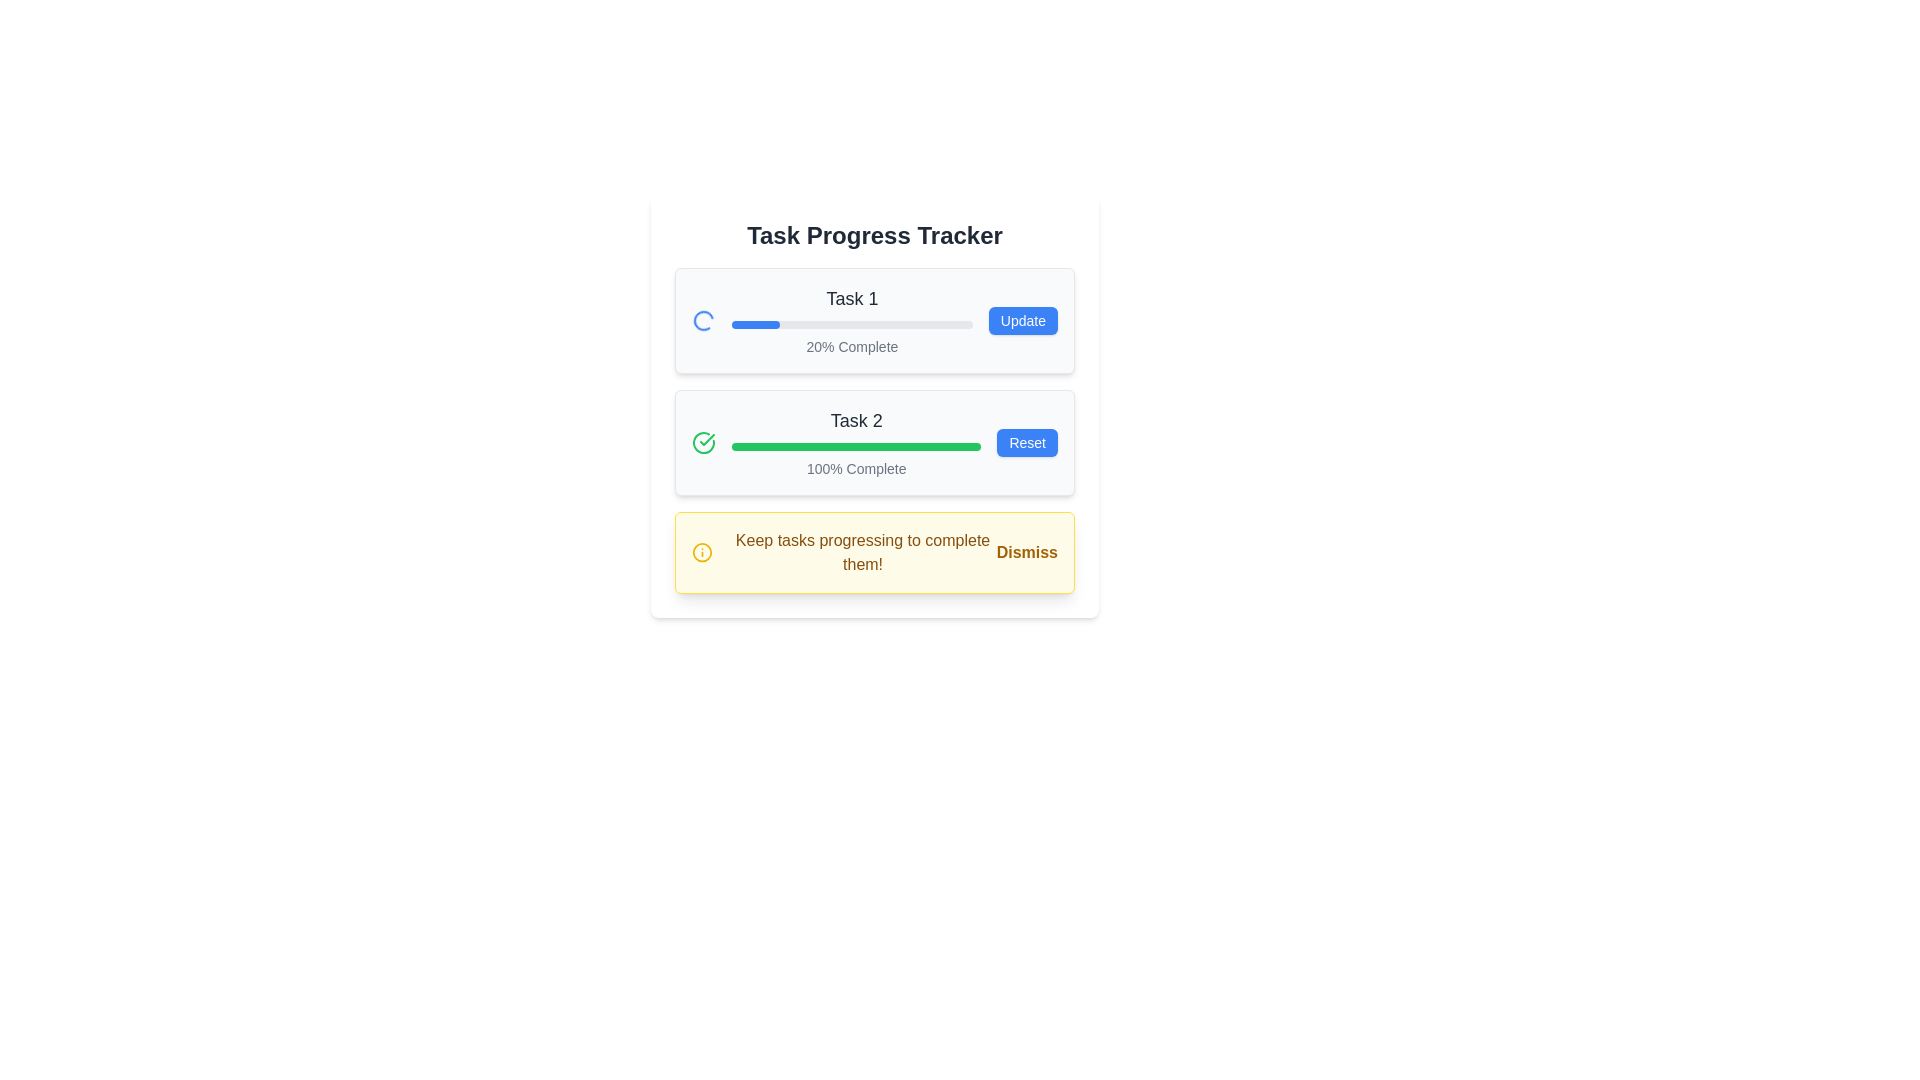  What do you see at coordinates (852, 346) in the screenshot?
I see `the static text label reading '20% Complete' located beneath the progress bar in the 'Task 1' UI block` at bounding box center [852, 346].